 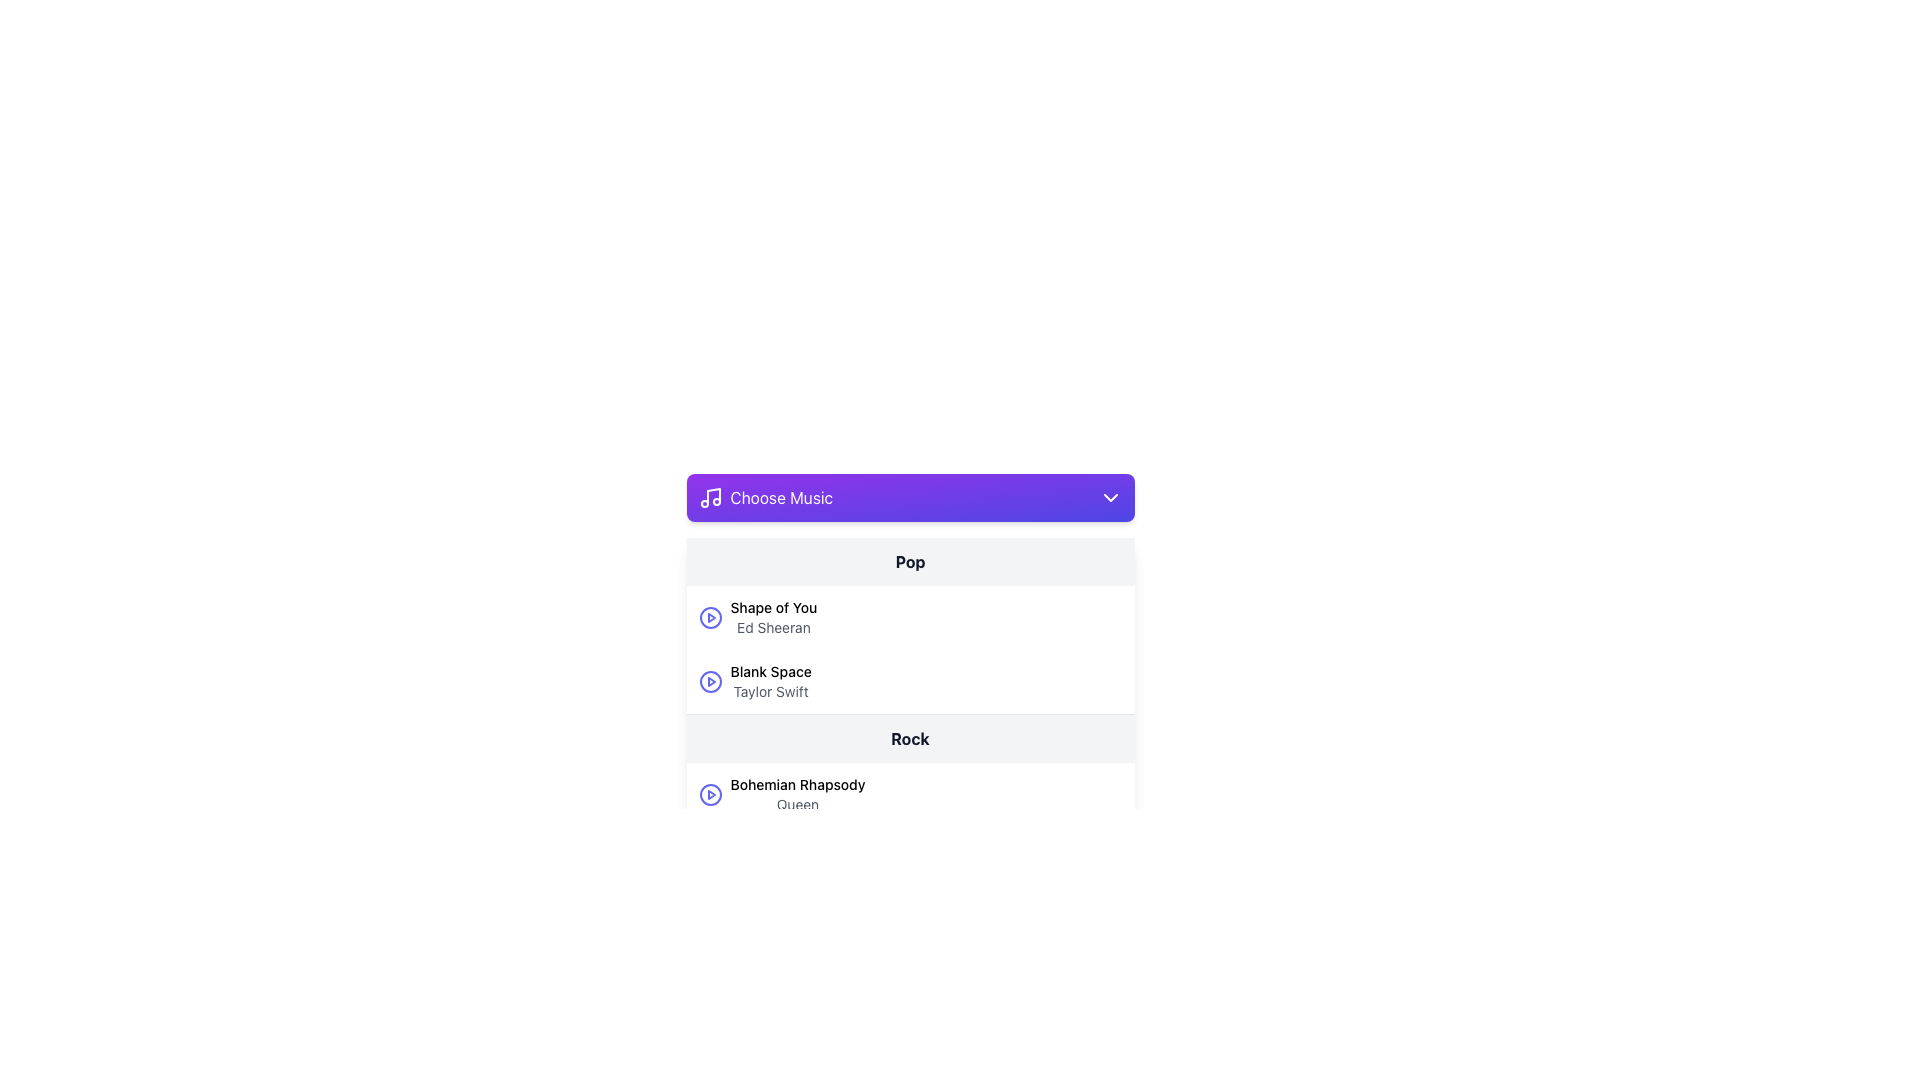 What do you see at coordinates (770, 681) in the screenshot?
I see `the Text Label displaying the song title 'Blank Space' by 'Taylor Swift', located in the second row under the 'Pop' section in the music selection interface` at bounding box center [770, 681].